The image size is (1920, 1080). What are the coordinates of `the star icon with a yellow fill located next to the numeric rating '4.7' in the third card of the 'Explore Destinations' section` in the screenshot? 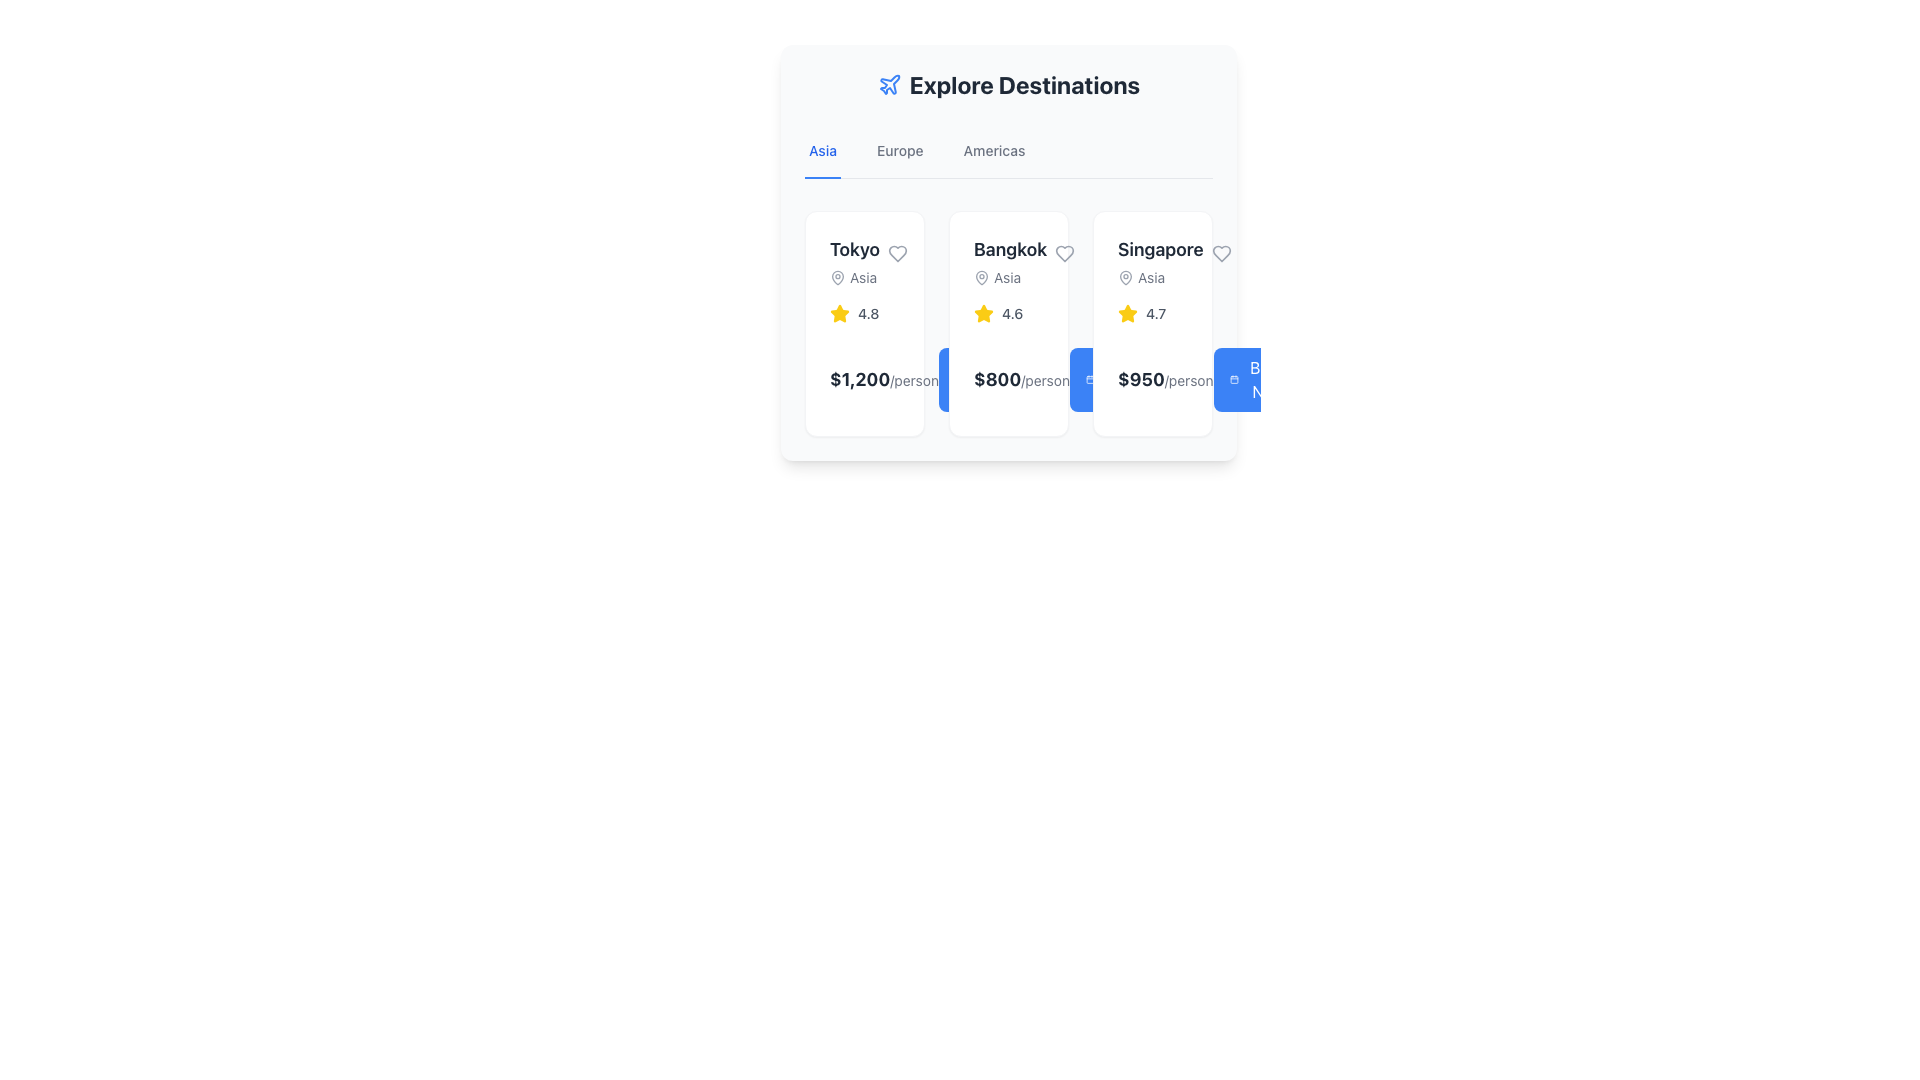 It's located at (1128, 313).